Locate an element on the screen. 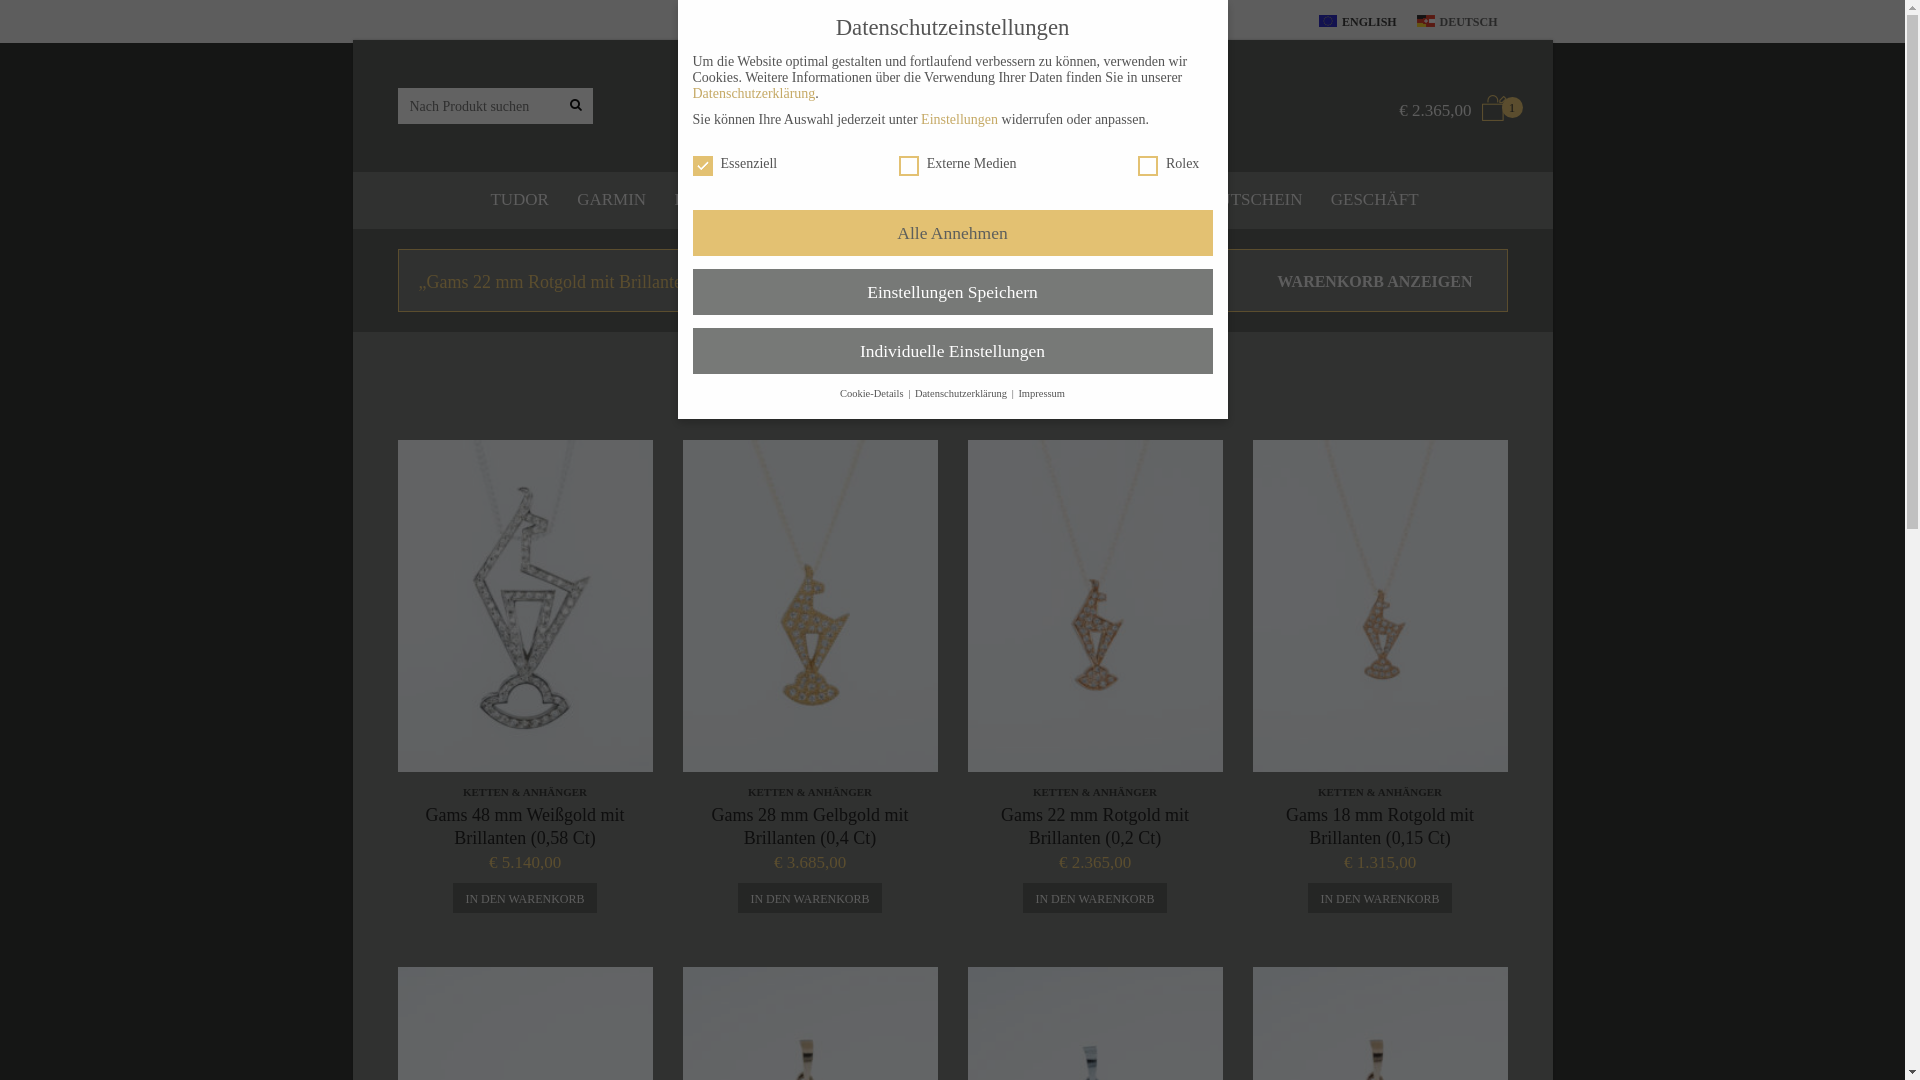 Image resolution: width=1920 pixels, height=1080 pixels. 'Alle Annehmen' is located at coordinates (950, 231).